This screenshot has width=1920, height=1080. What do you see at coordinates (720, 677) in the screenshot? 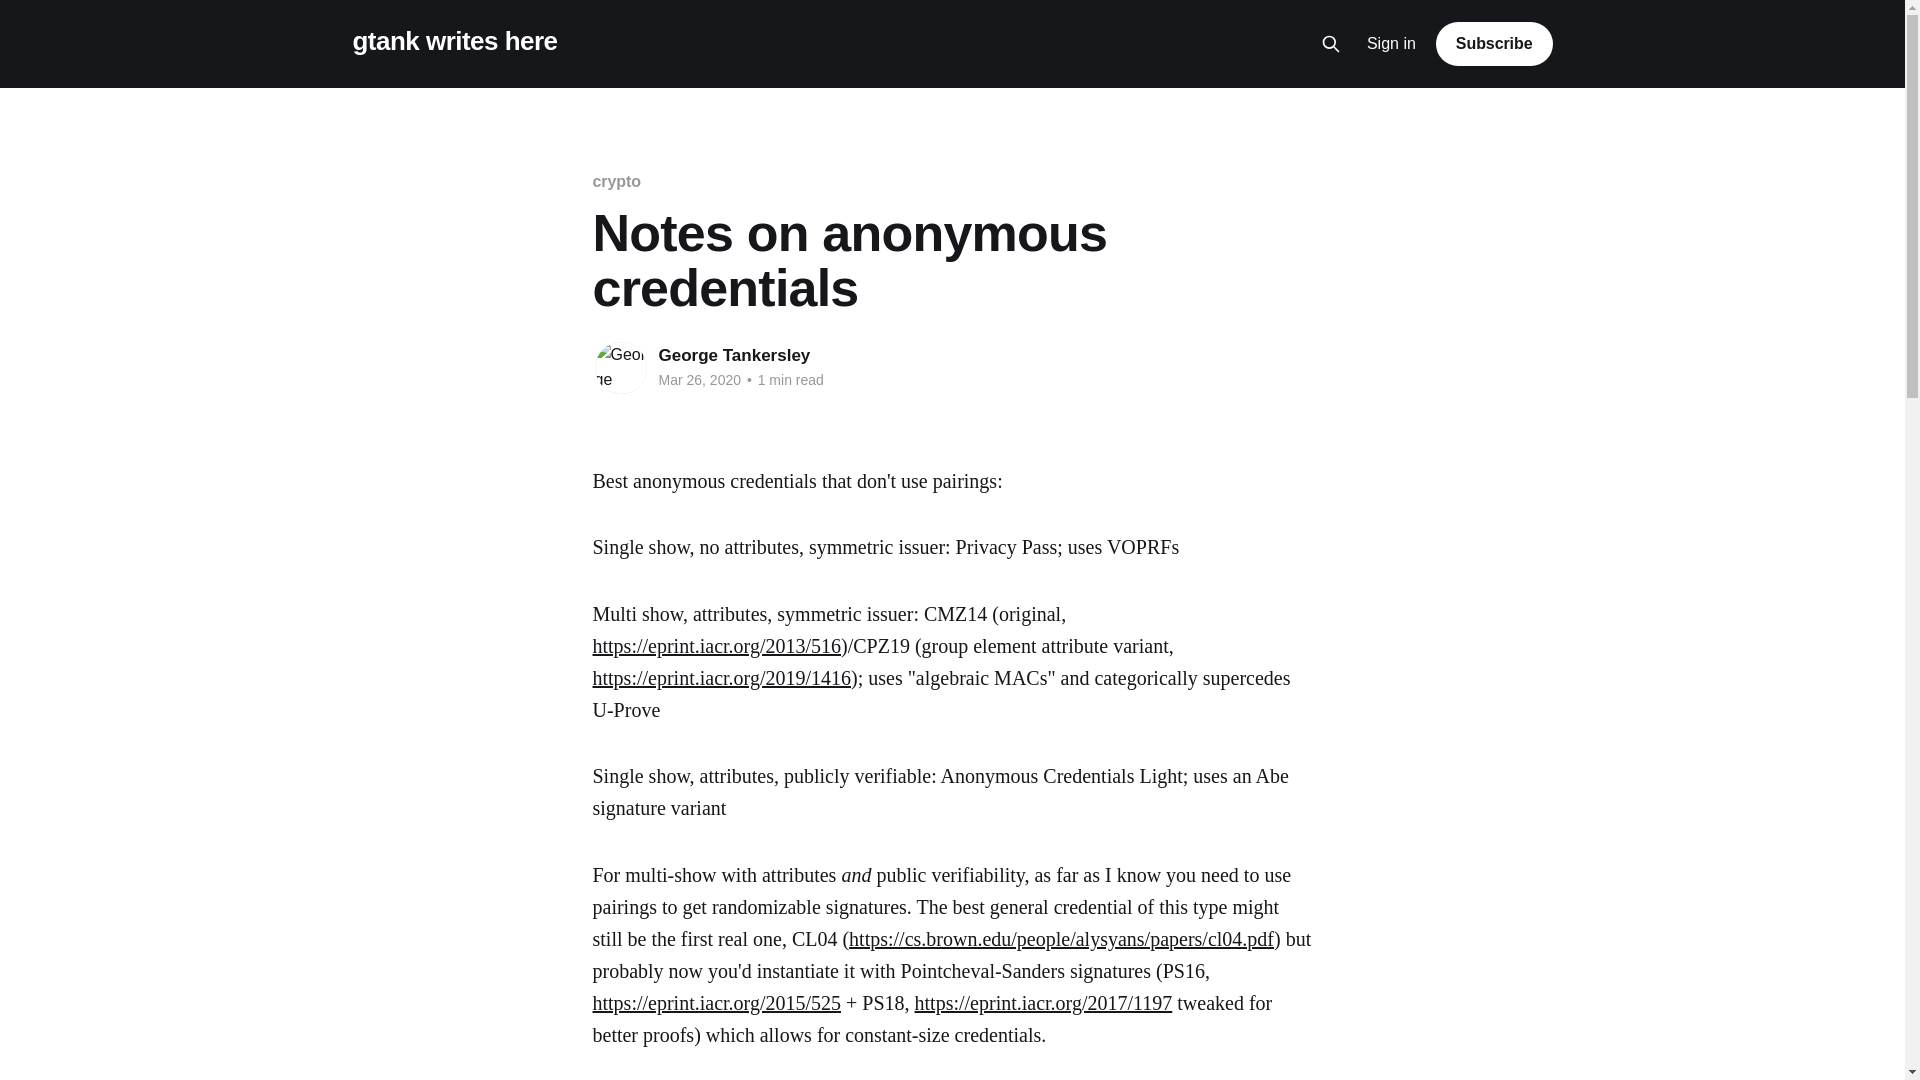
I see `'https://eprint.iacr.org/2019/1416'` at bounding box center [720, 677].